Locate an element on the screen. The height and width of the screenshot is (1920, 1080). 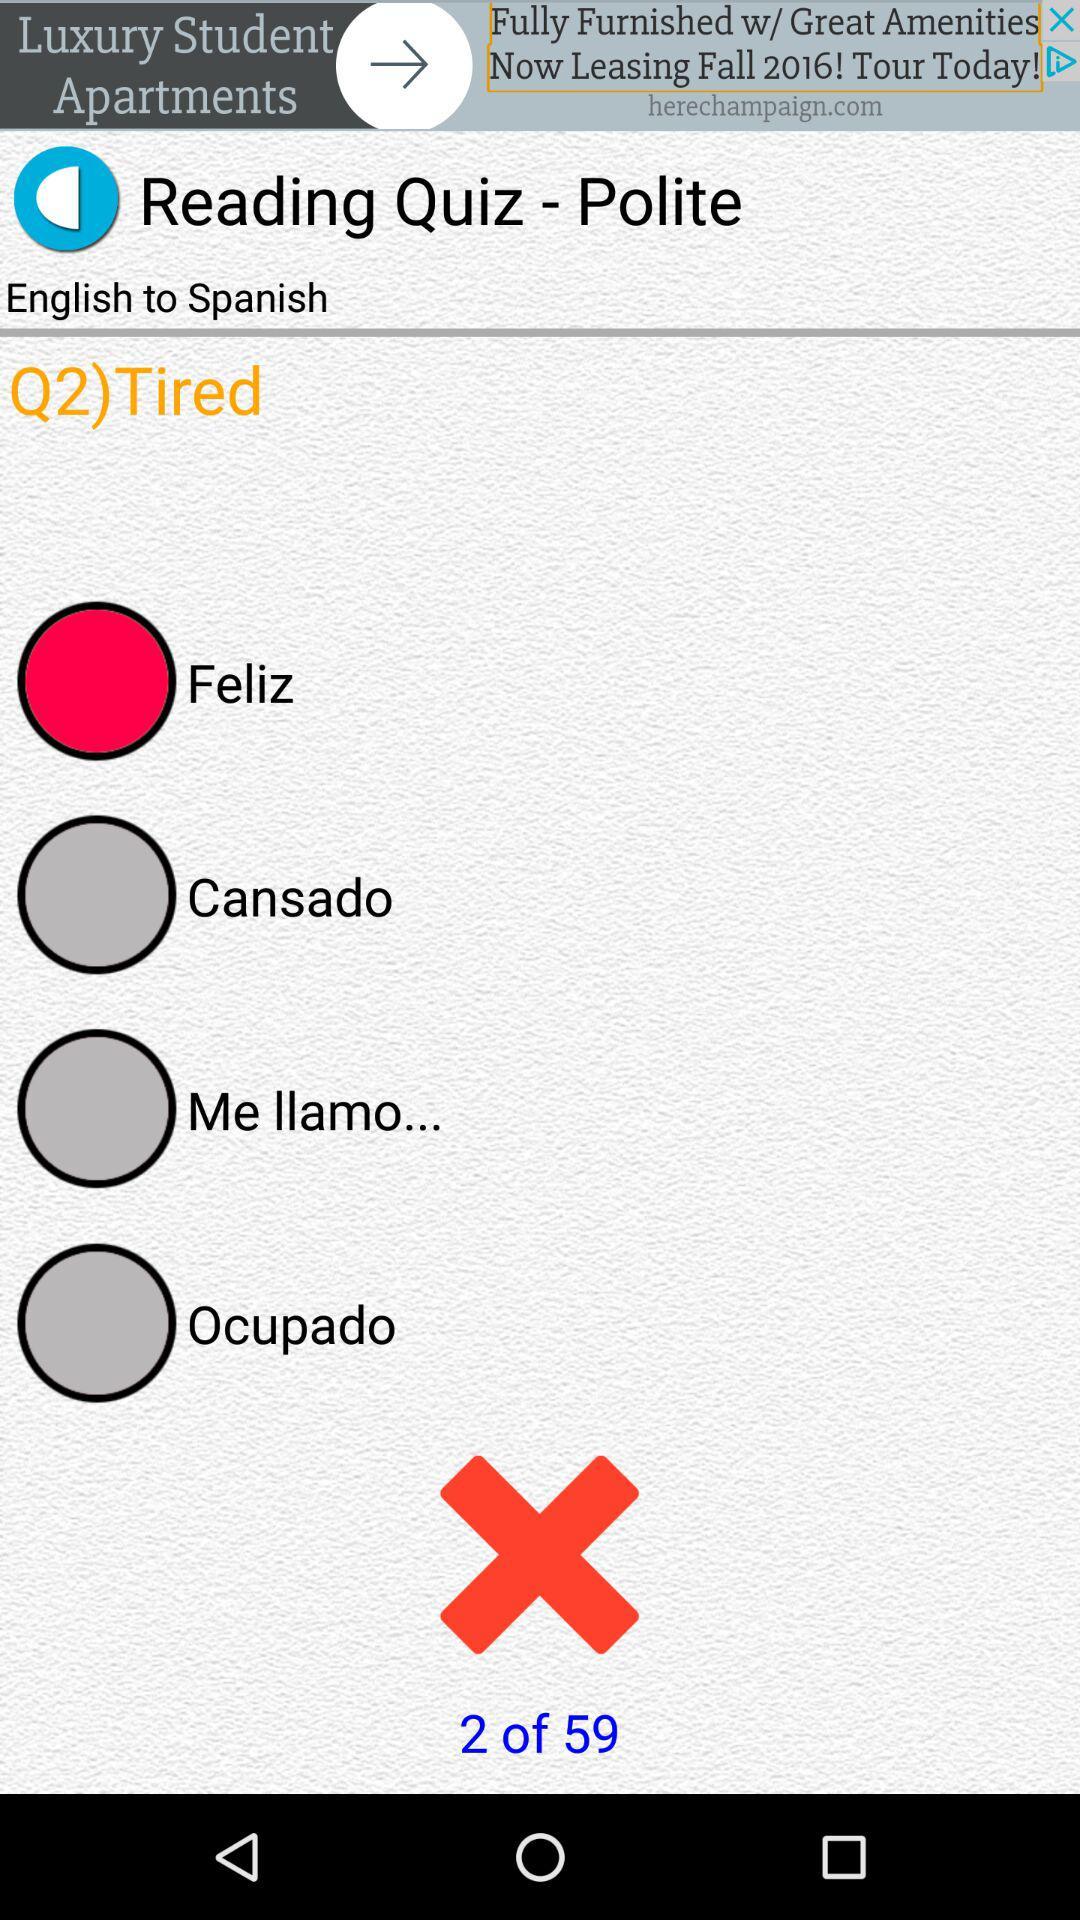
advertisement is located at coordinates (540, 65).